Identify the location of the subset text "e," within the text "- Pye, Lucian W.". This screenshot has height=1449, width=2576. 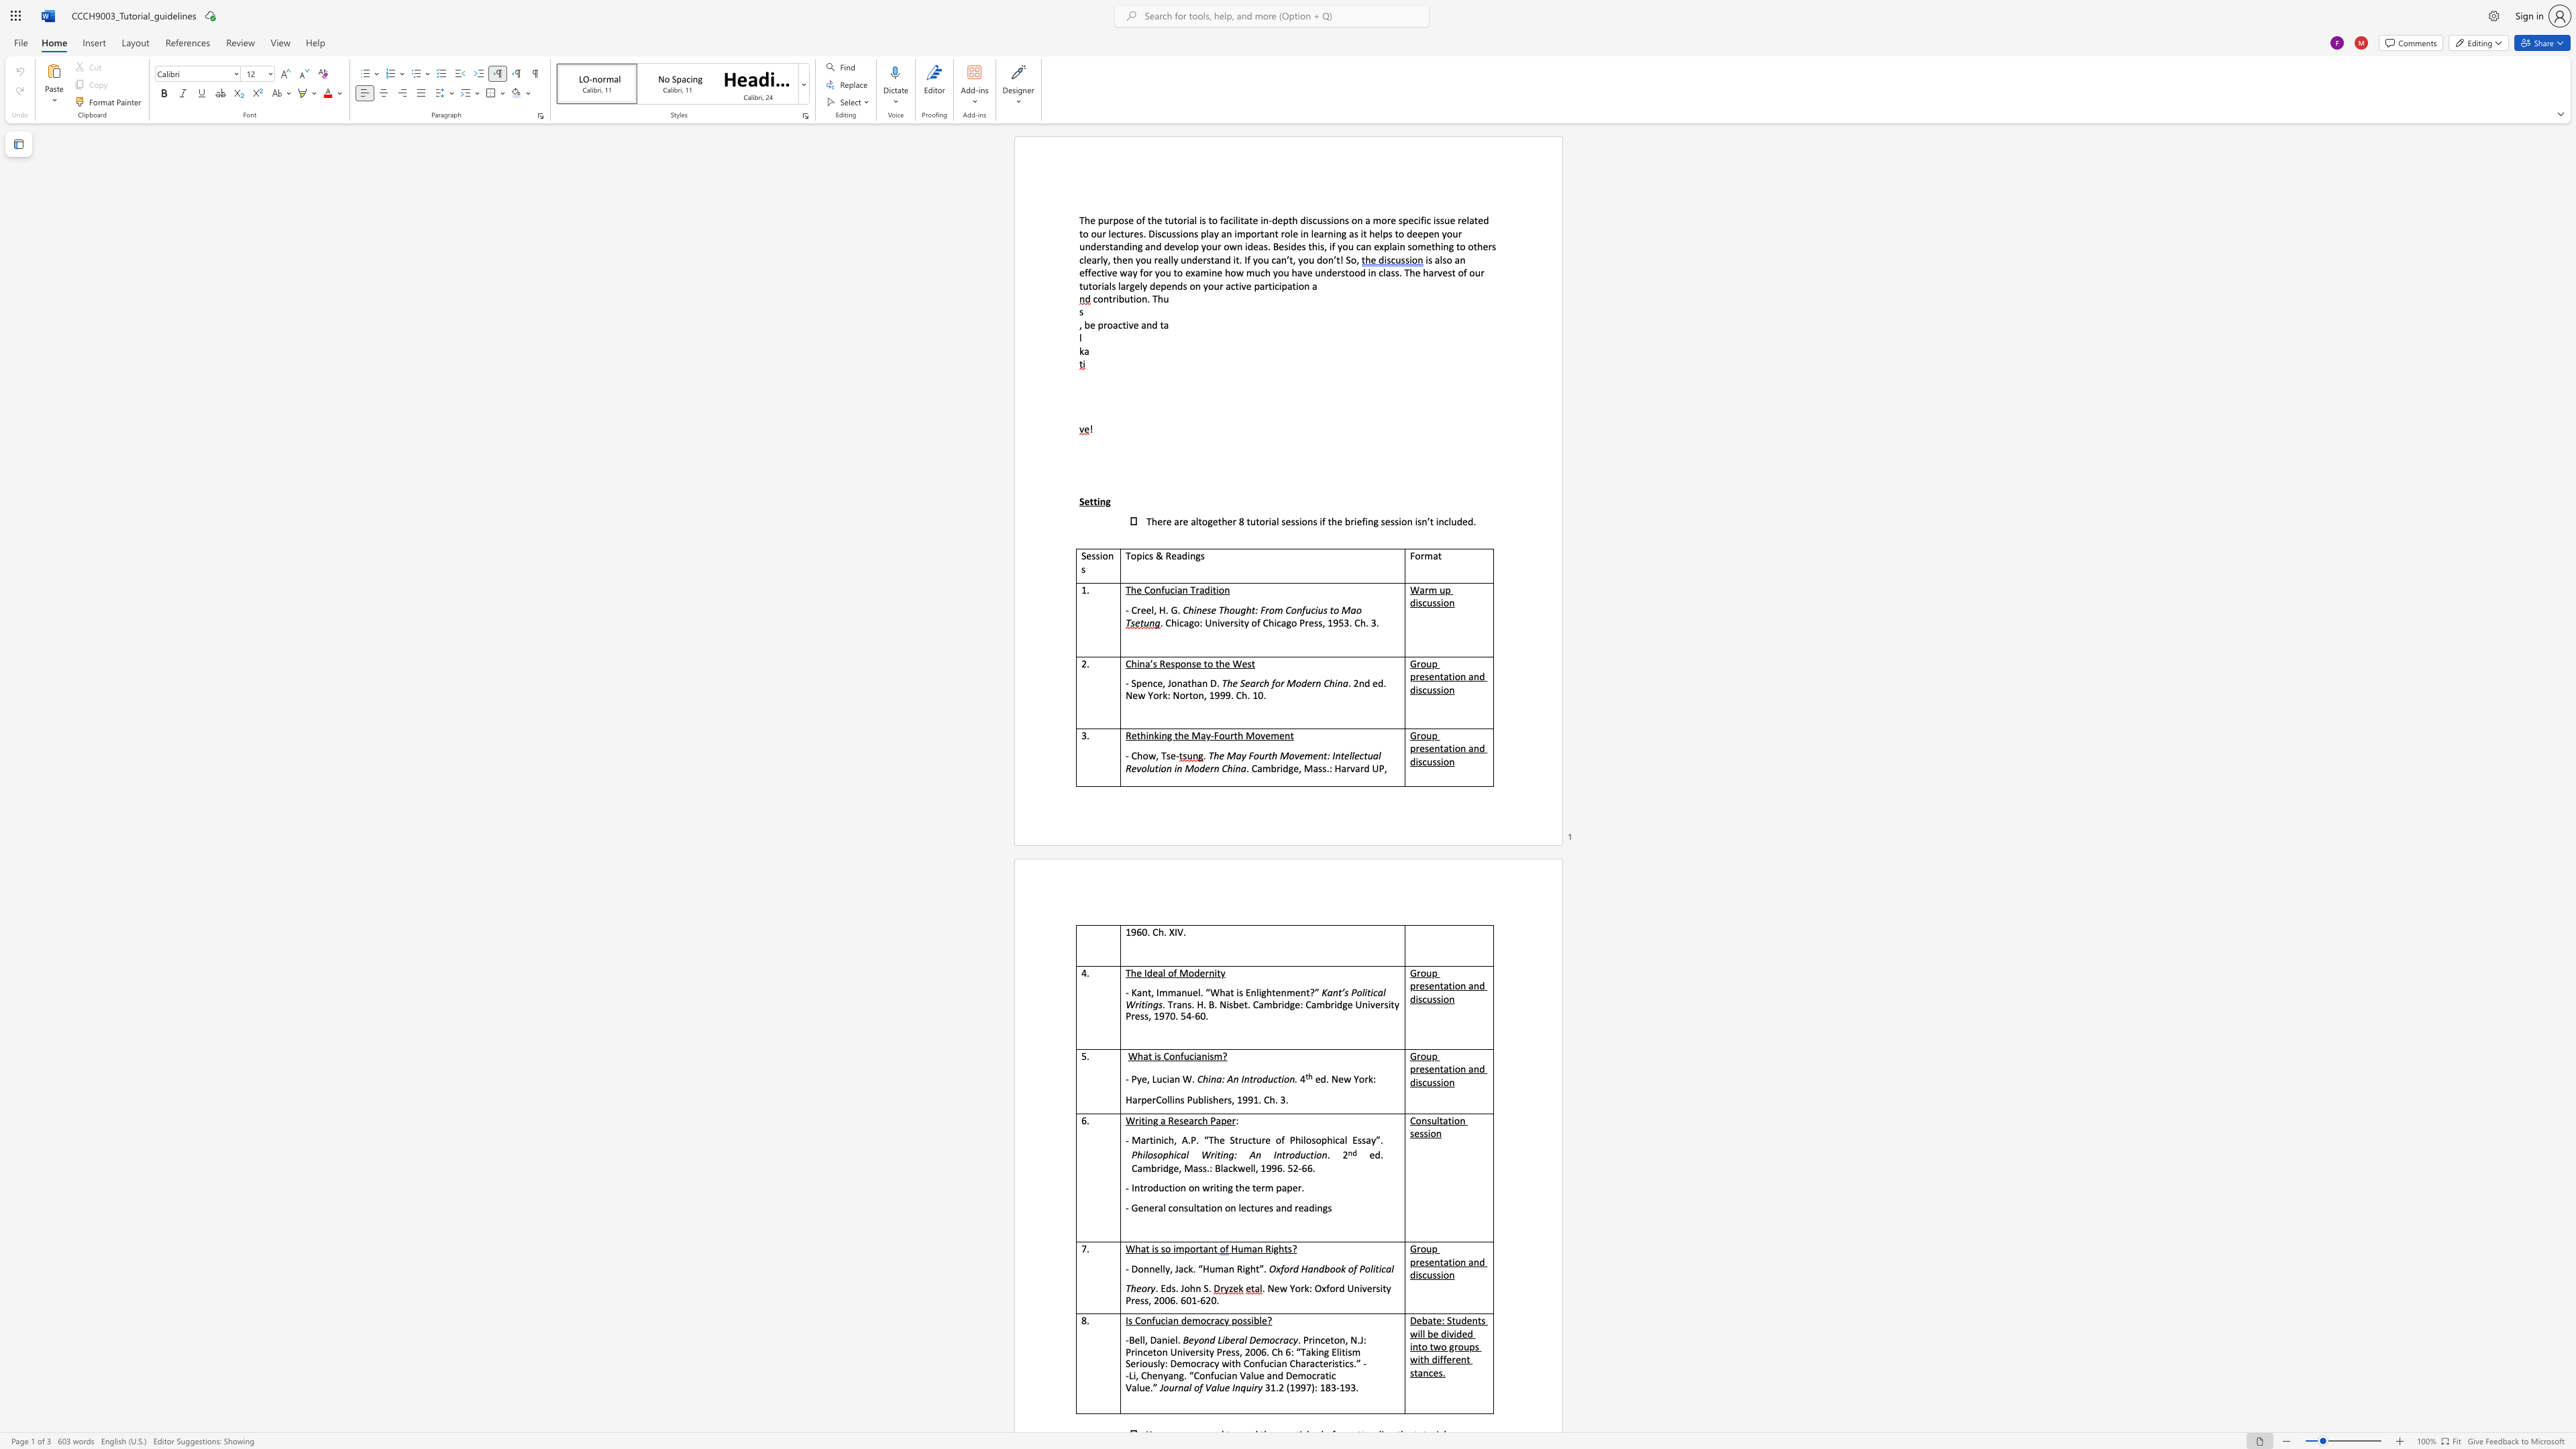
(1140, 1079).